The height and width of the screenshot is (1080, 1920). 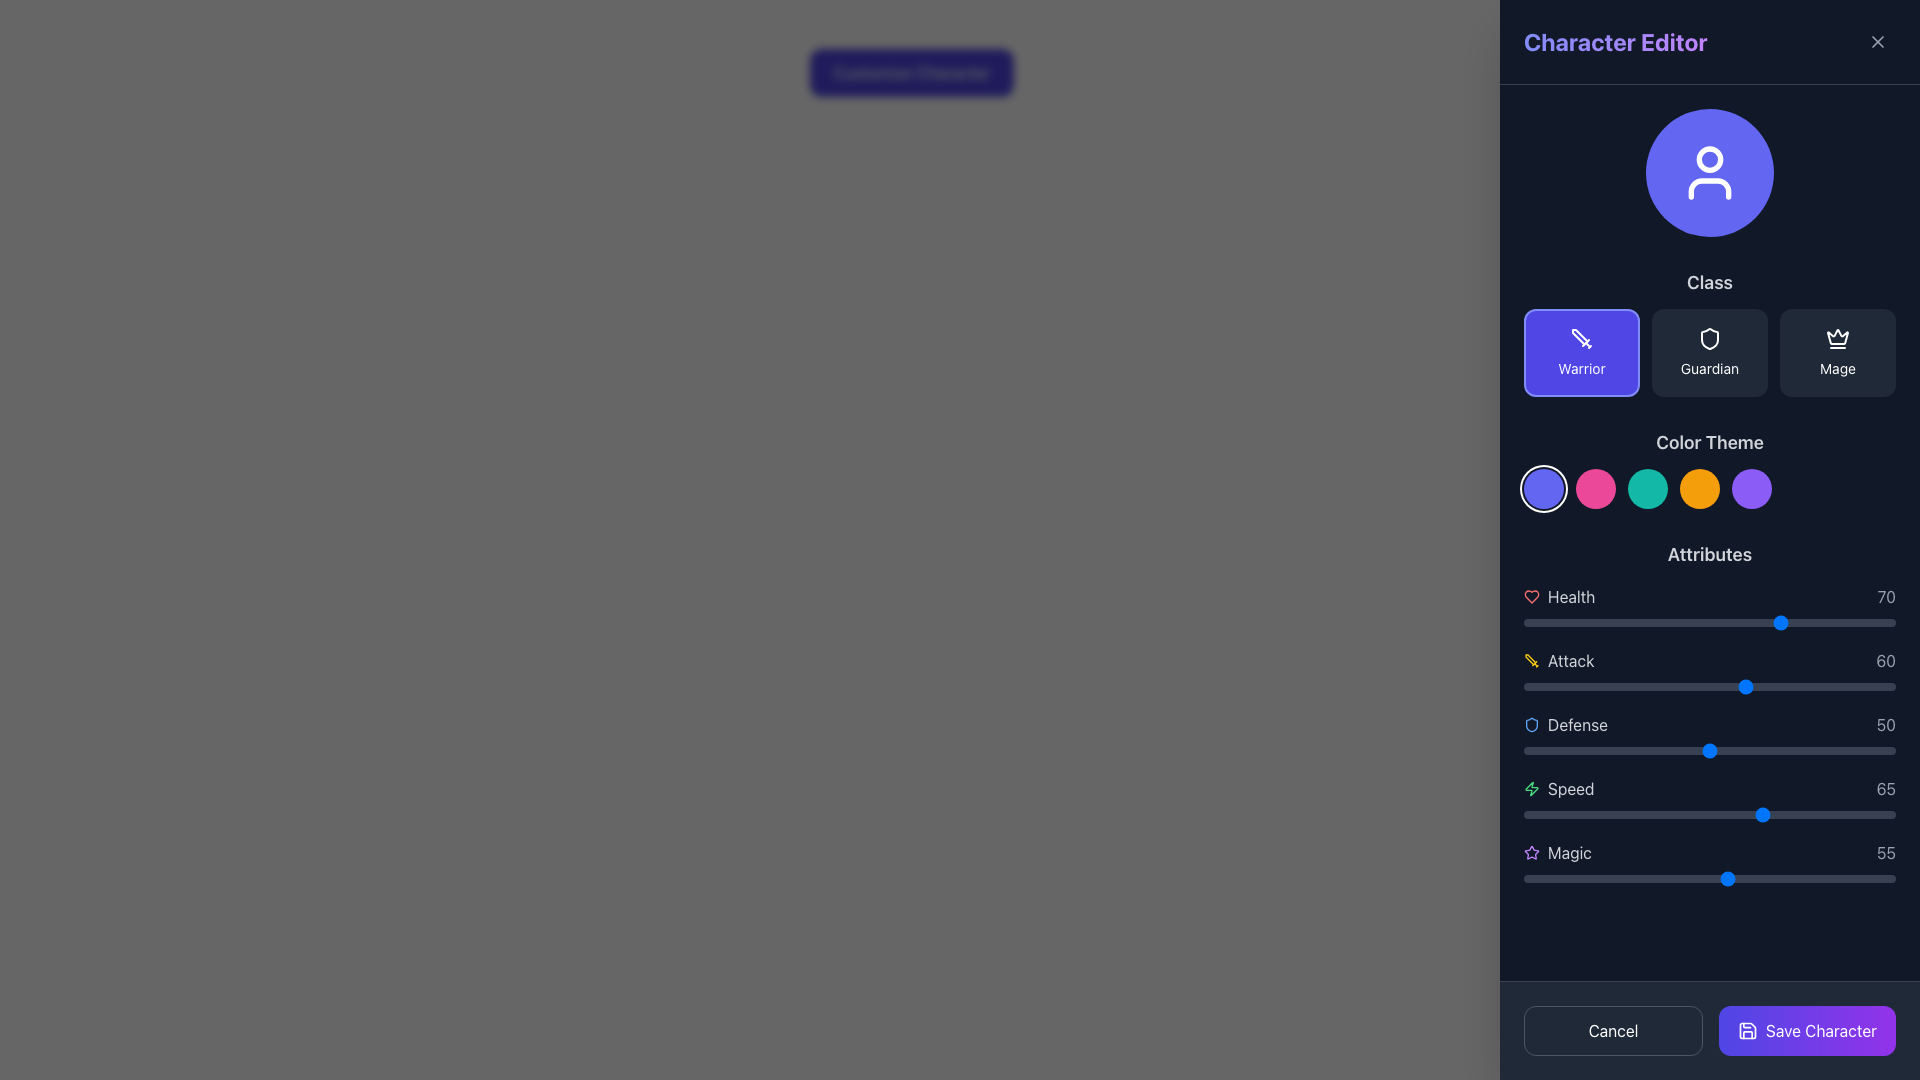 I want to click on the 'Speed' attribute display row, which shows a value of 65 and is the fourth entry in the 'Attributes' section of the character editing panel, so click(x=1708, y=788).